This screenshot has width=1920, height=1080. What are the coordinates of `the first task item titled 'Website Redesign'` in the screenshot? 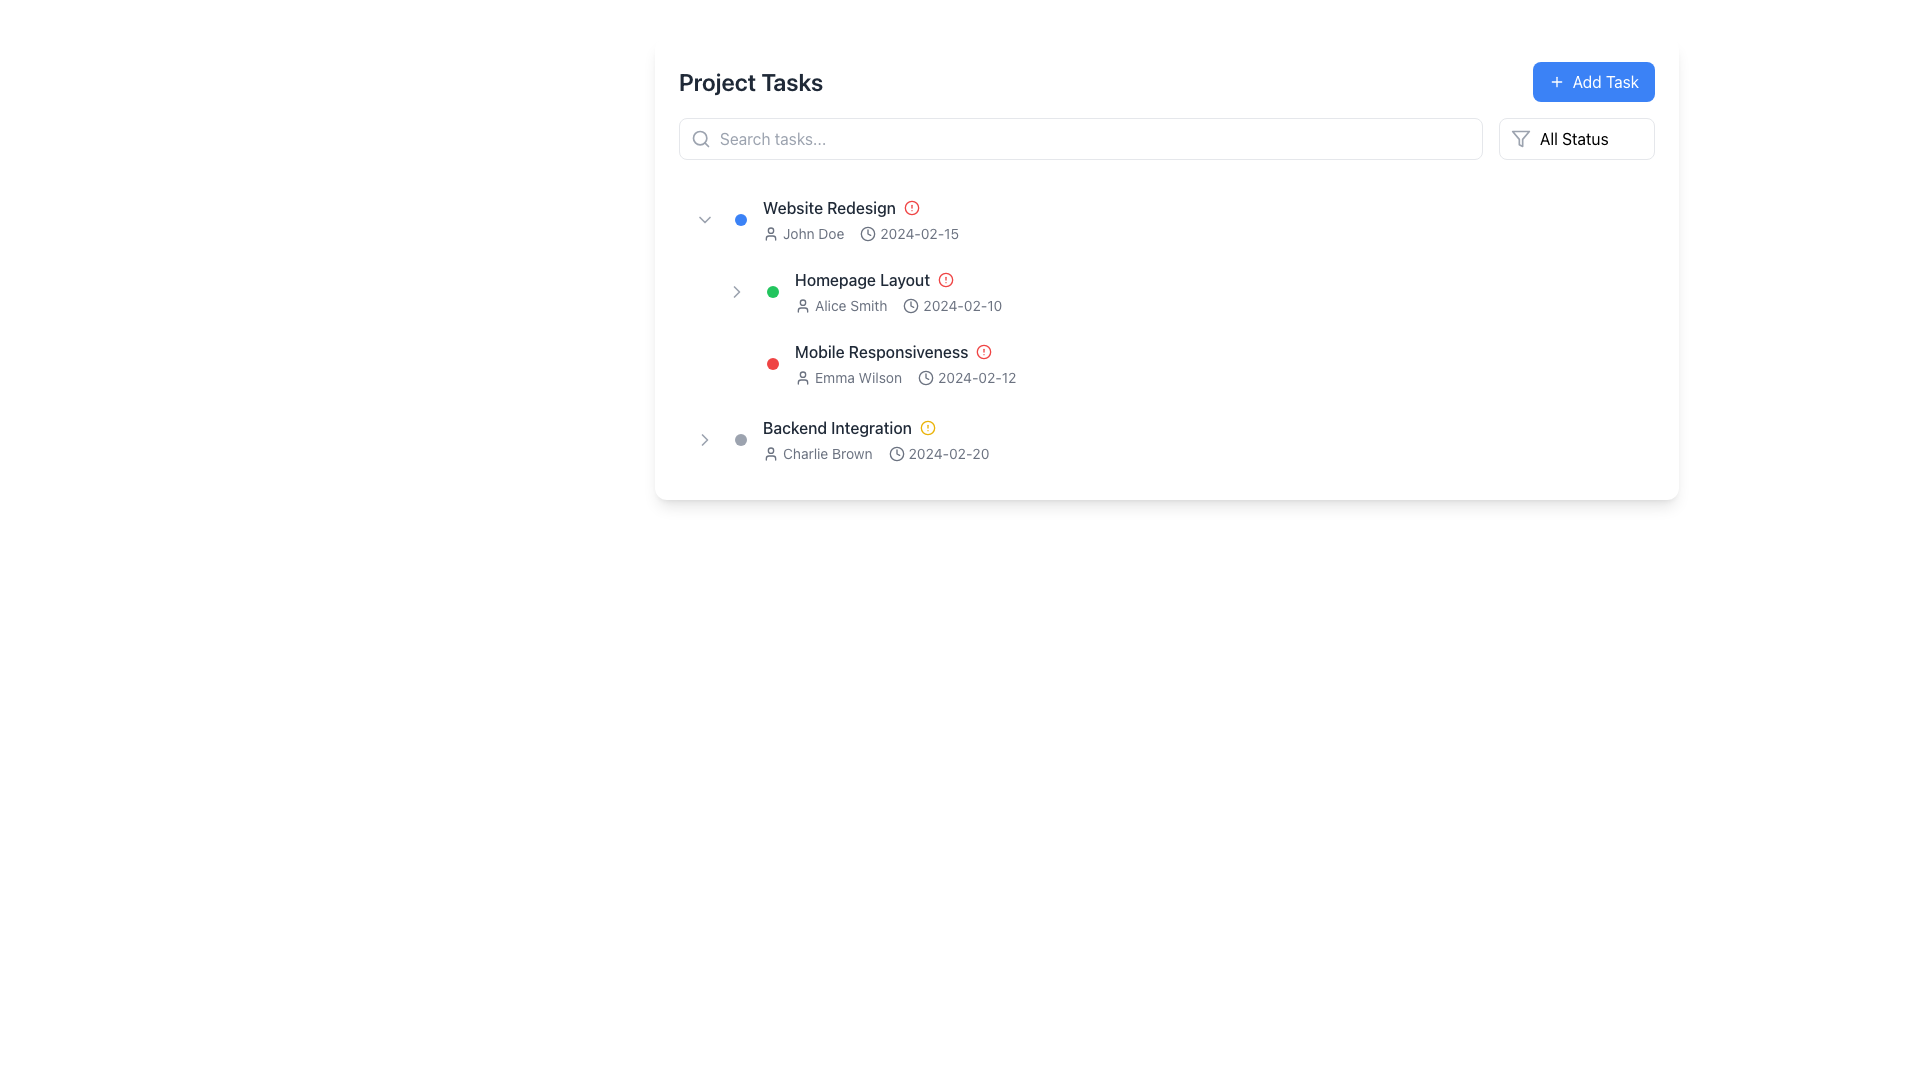 It's located at (1166, 219).